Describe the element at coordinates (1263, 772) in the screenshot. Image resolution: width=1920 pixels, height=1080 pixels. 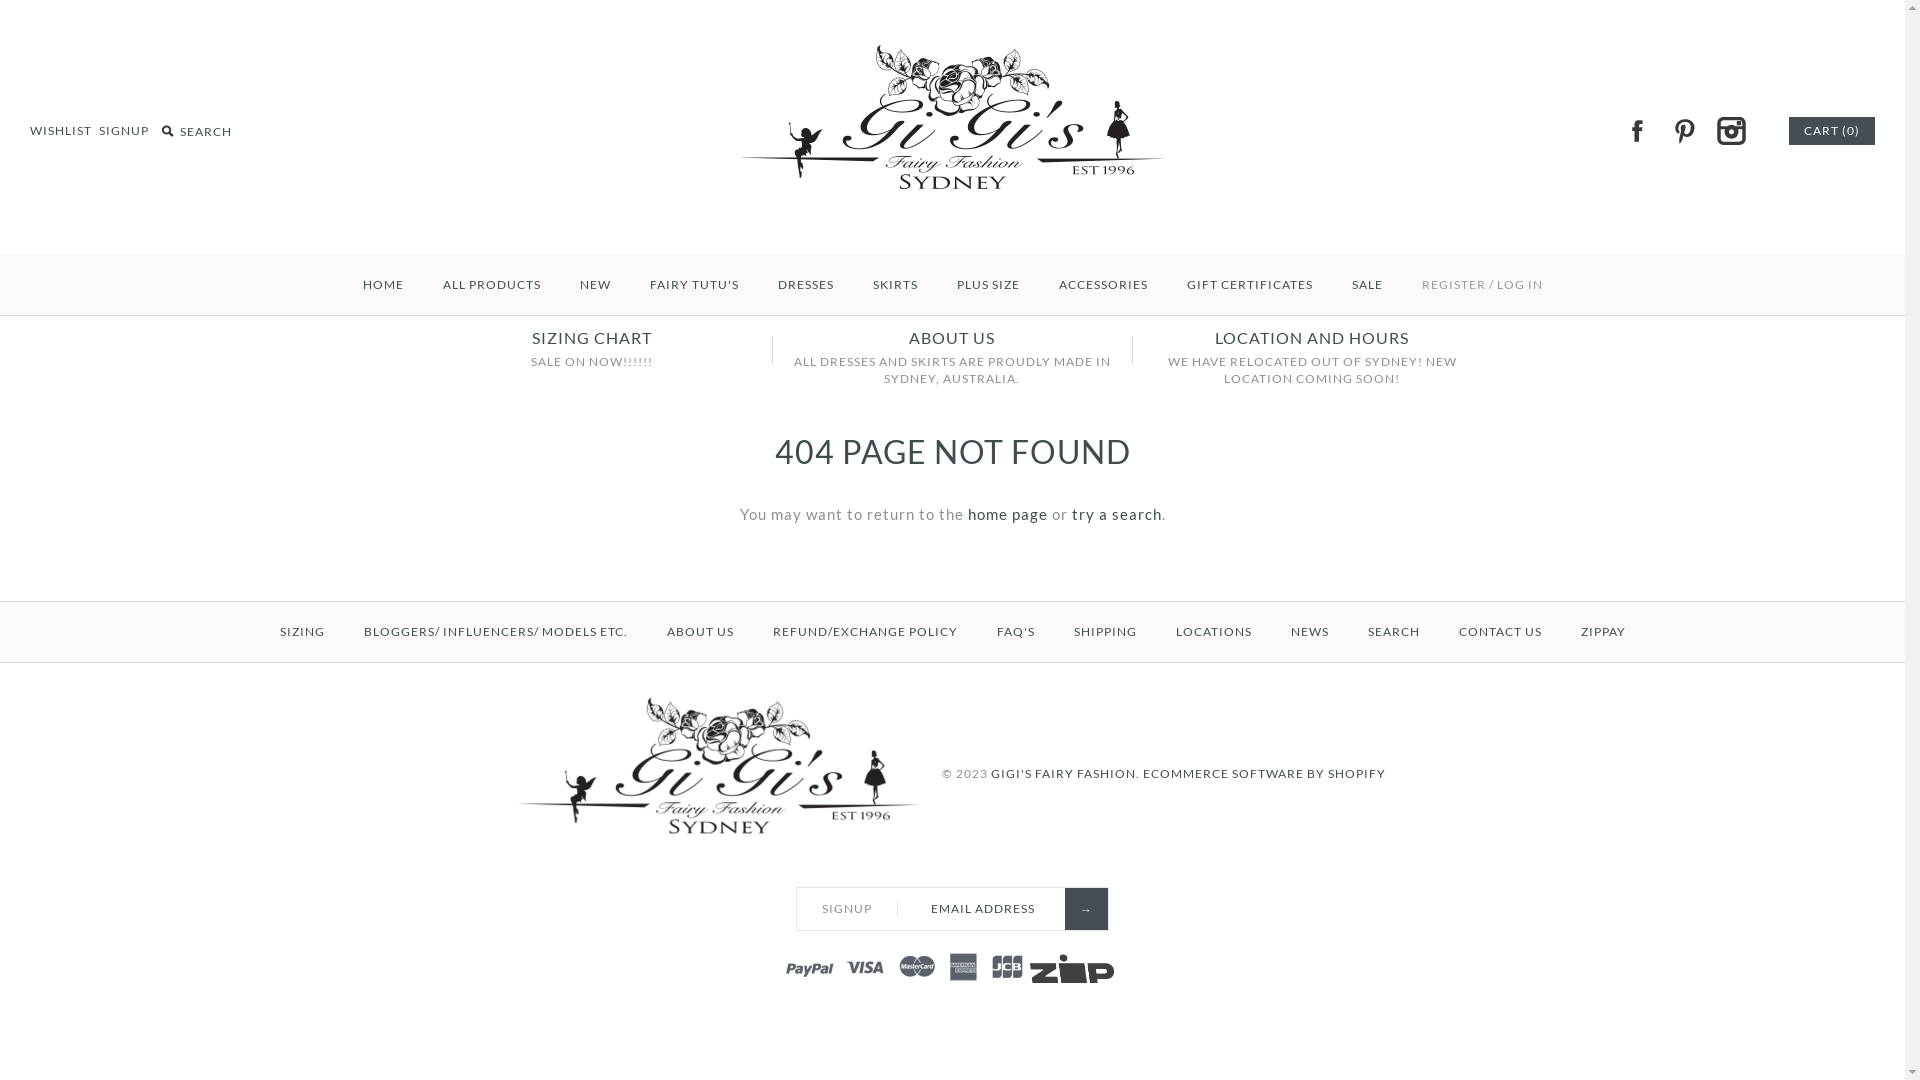
I see `'ECOMMERCE SOFTWARE BY SHOPIFY'` at that location.